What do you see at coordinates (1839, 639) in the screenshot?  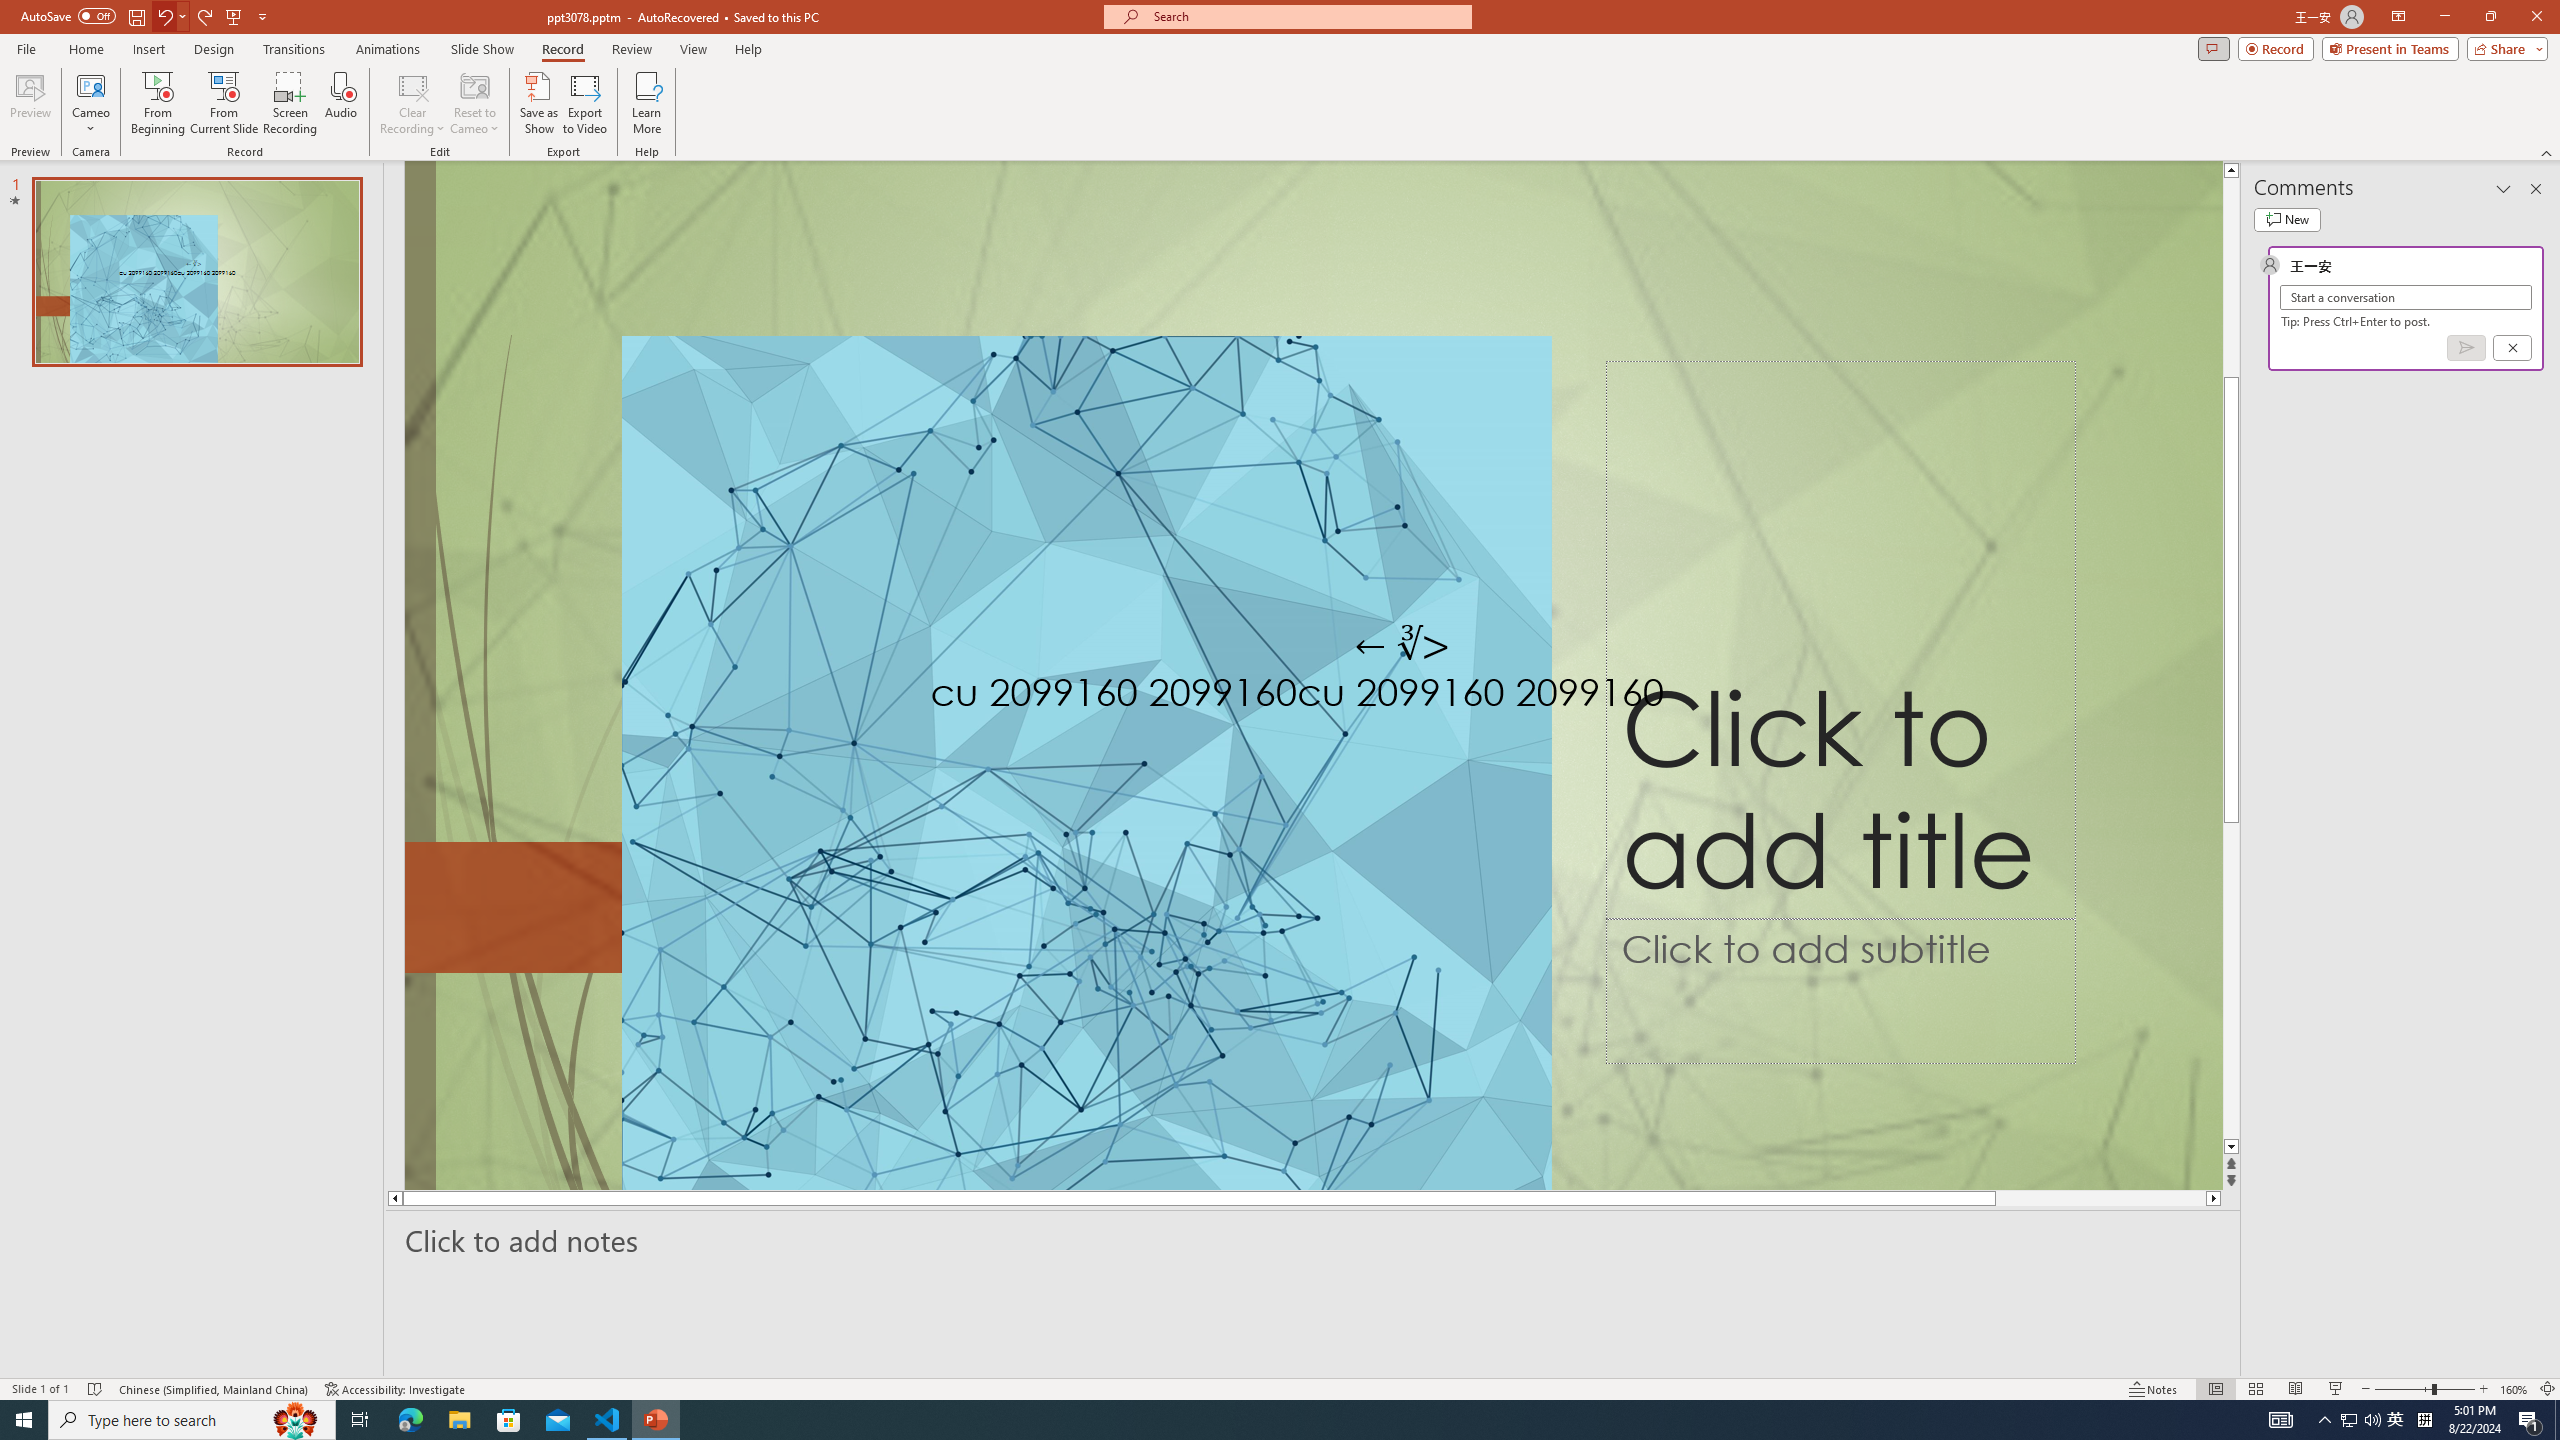 I see `'Title TextBox'` at bounding box center [1839, 639].